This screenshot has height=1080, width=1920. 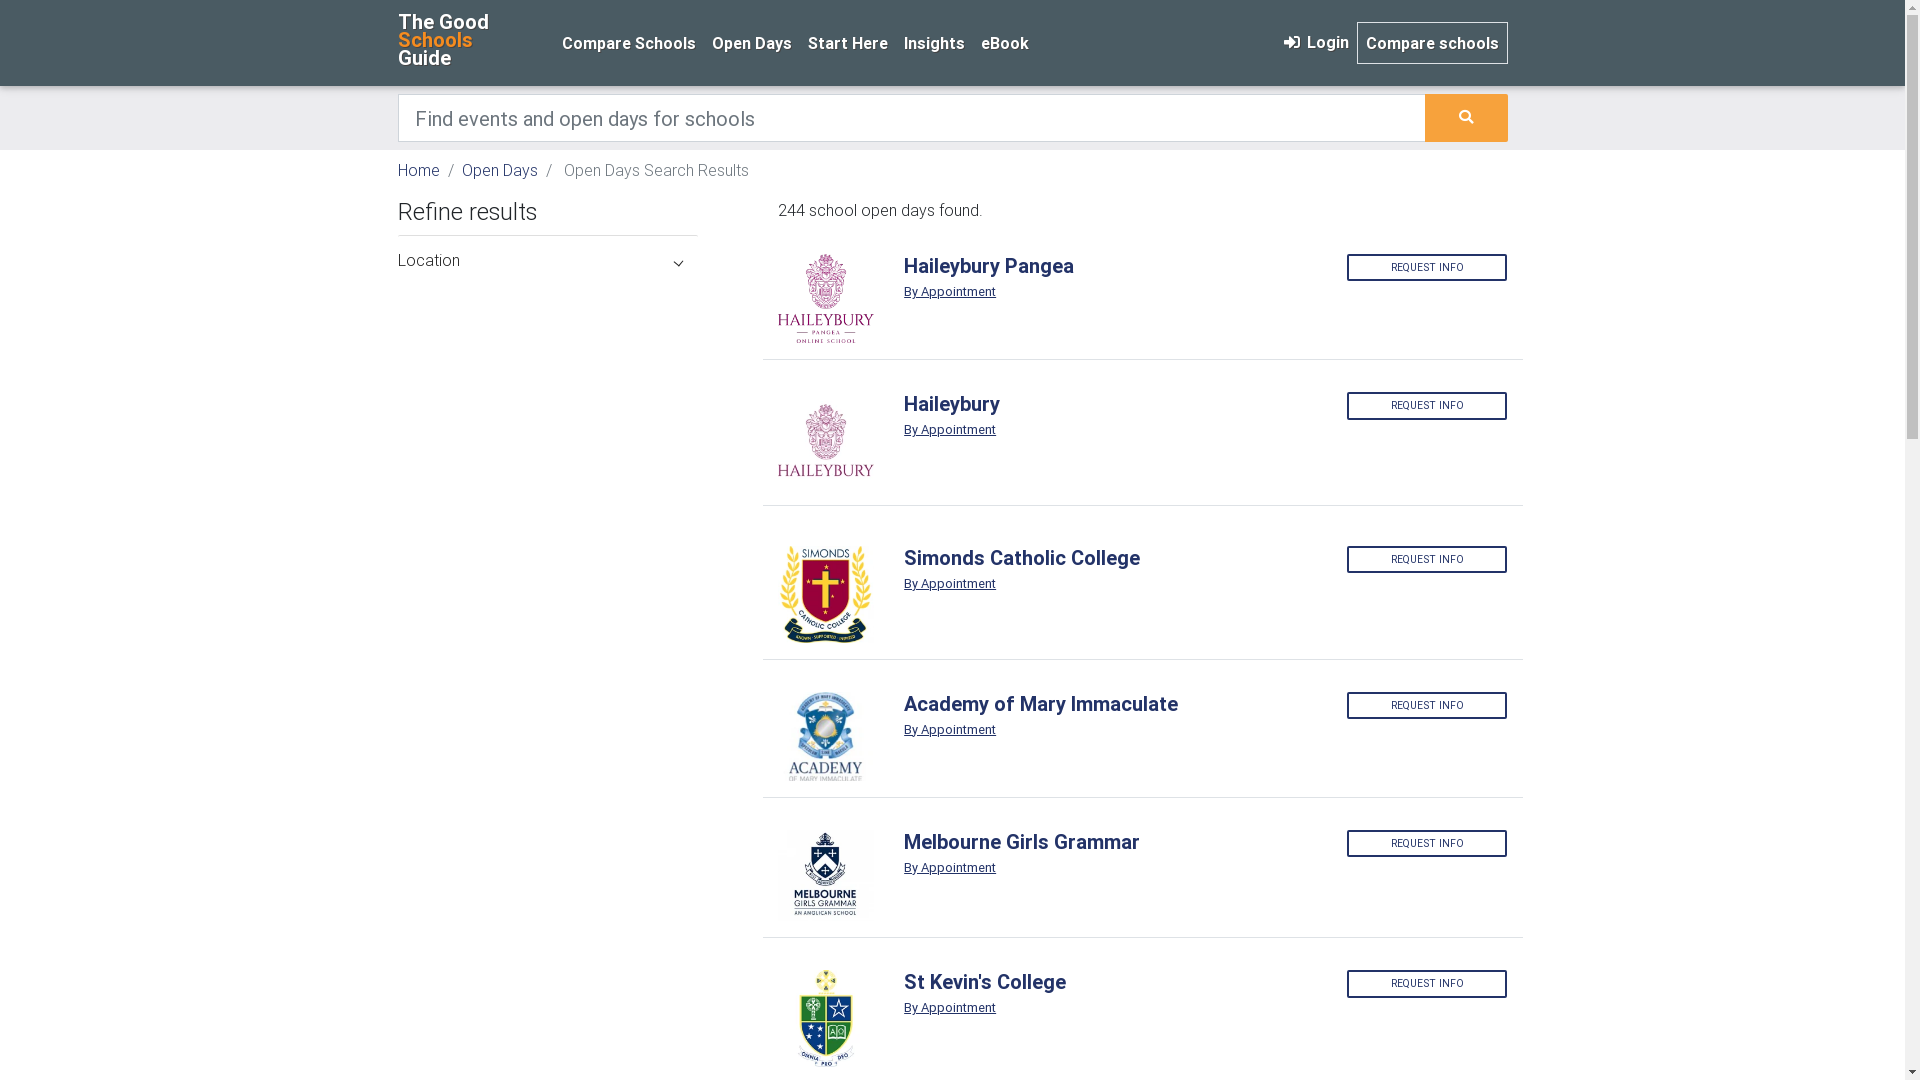 I want to click on 'The Good, so click(x=467, y=42).